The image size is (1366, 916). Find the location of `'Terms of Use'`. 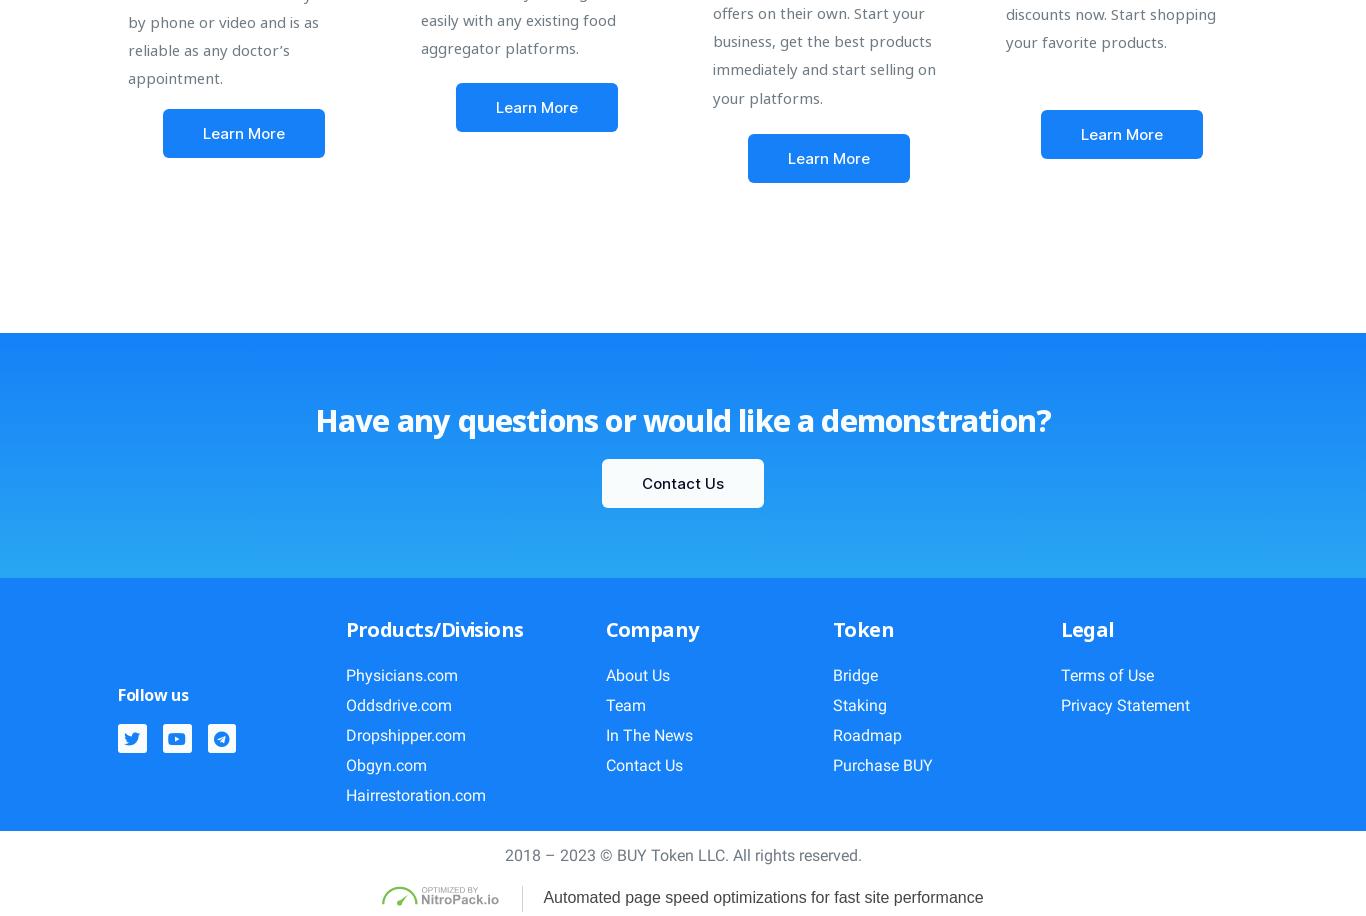

'Terms of Use' is located at coordinates (1059, 674).